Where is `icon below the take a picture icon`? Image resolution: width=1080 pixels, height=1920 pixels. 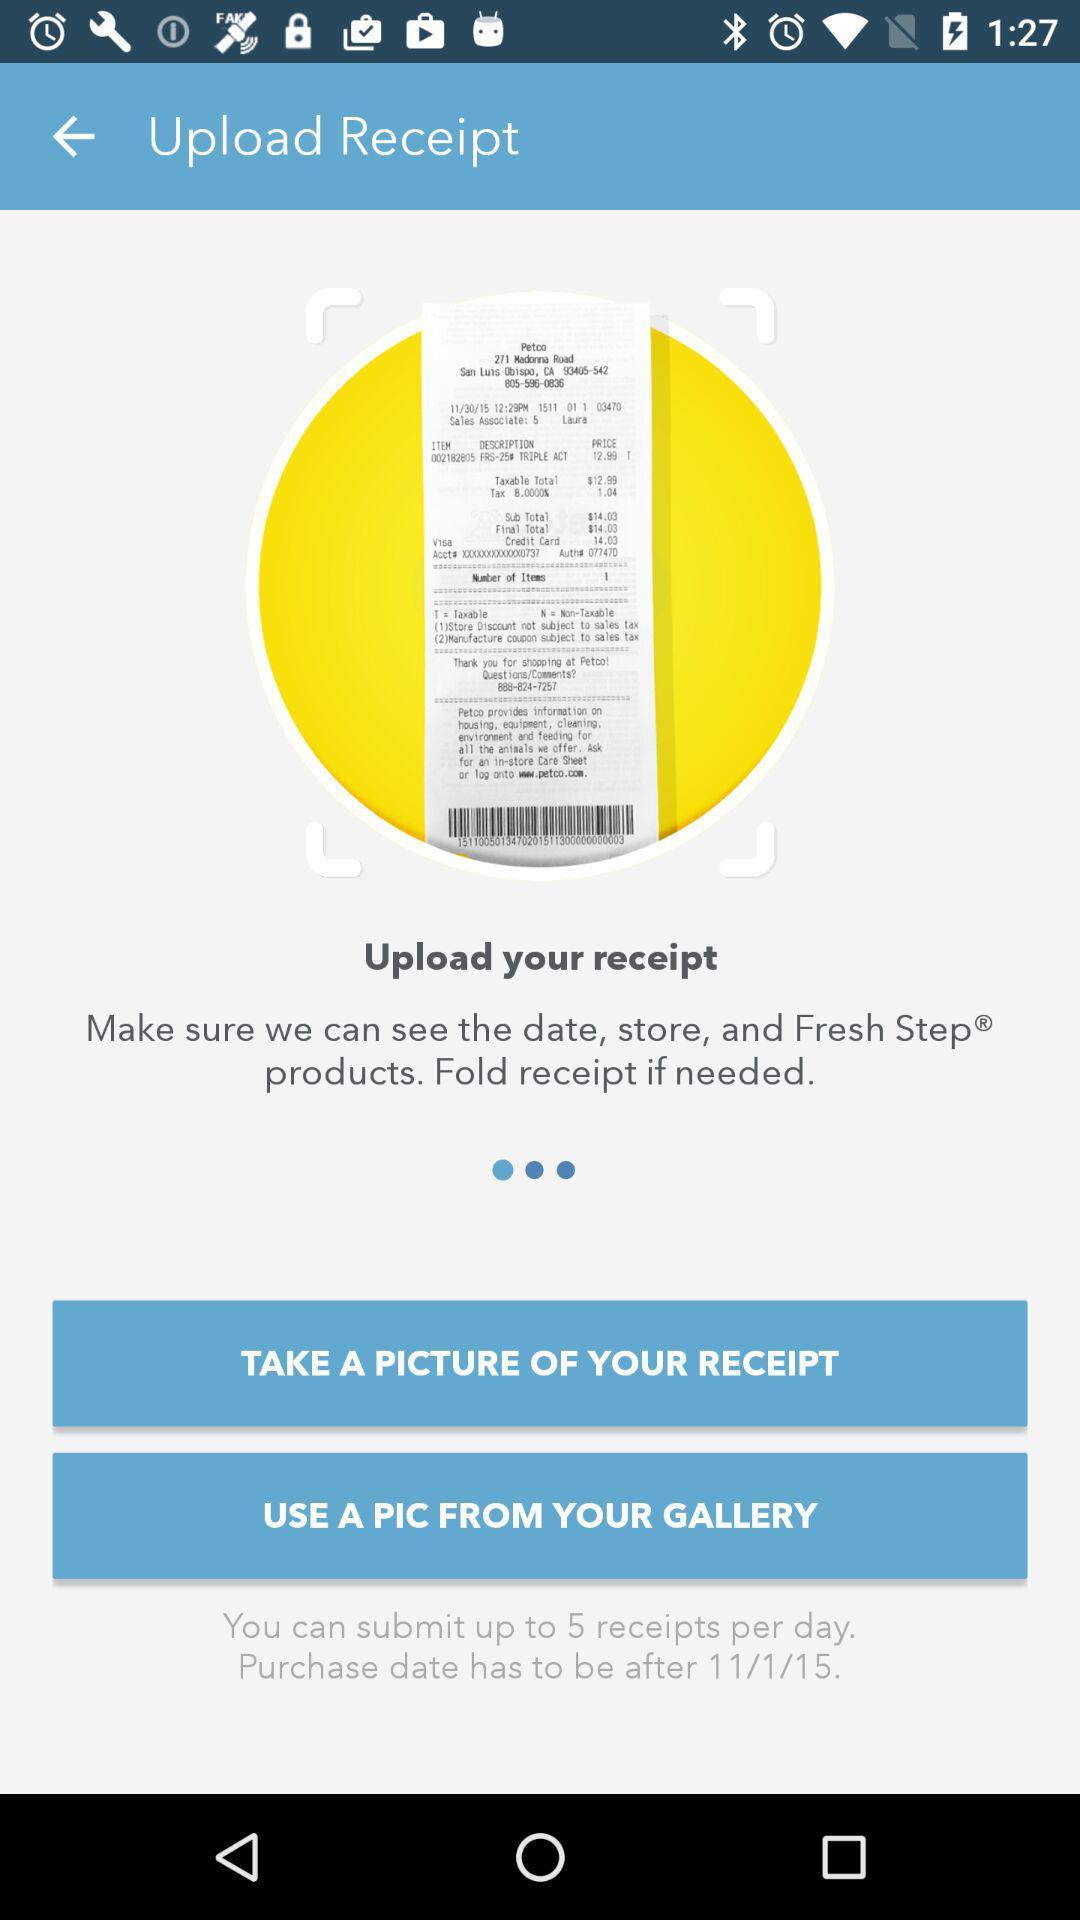 icon below the take a picture icon is located at coordinates (540, 1515).